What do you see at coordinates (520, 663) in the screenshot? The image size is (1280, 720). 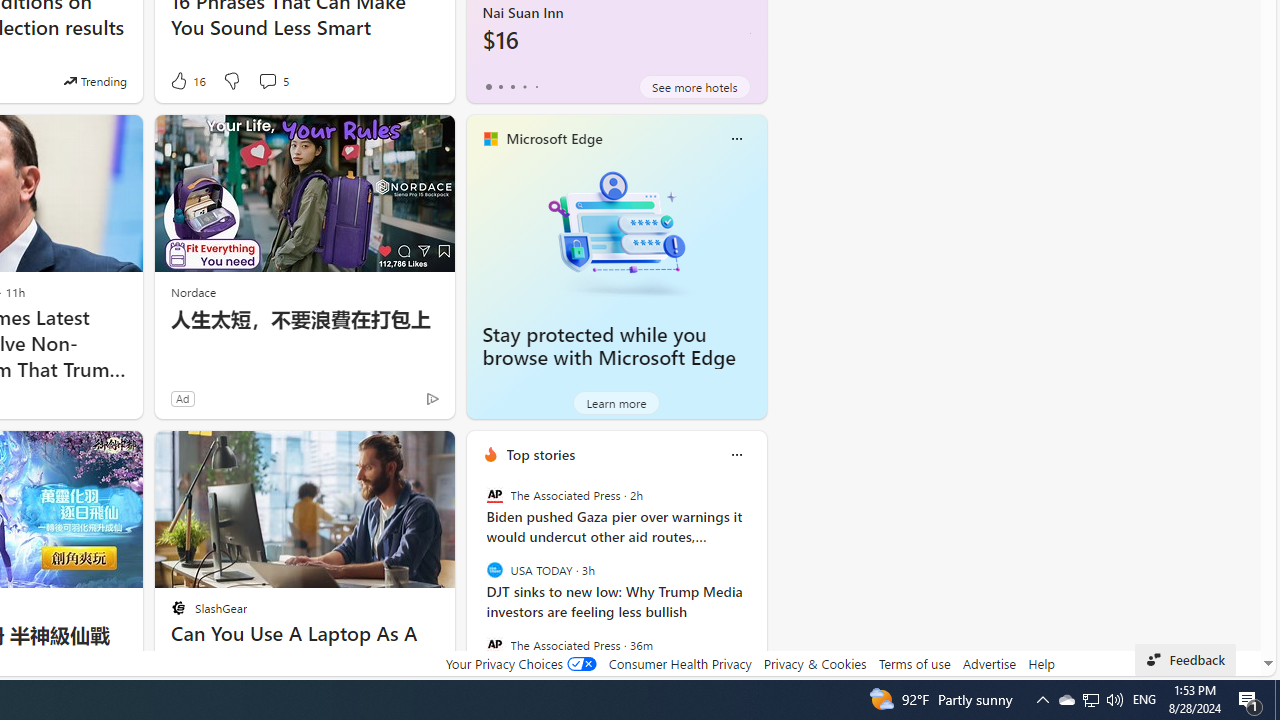 I see `'Your Privacy Choices'` at bounding box center [520, 663].